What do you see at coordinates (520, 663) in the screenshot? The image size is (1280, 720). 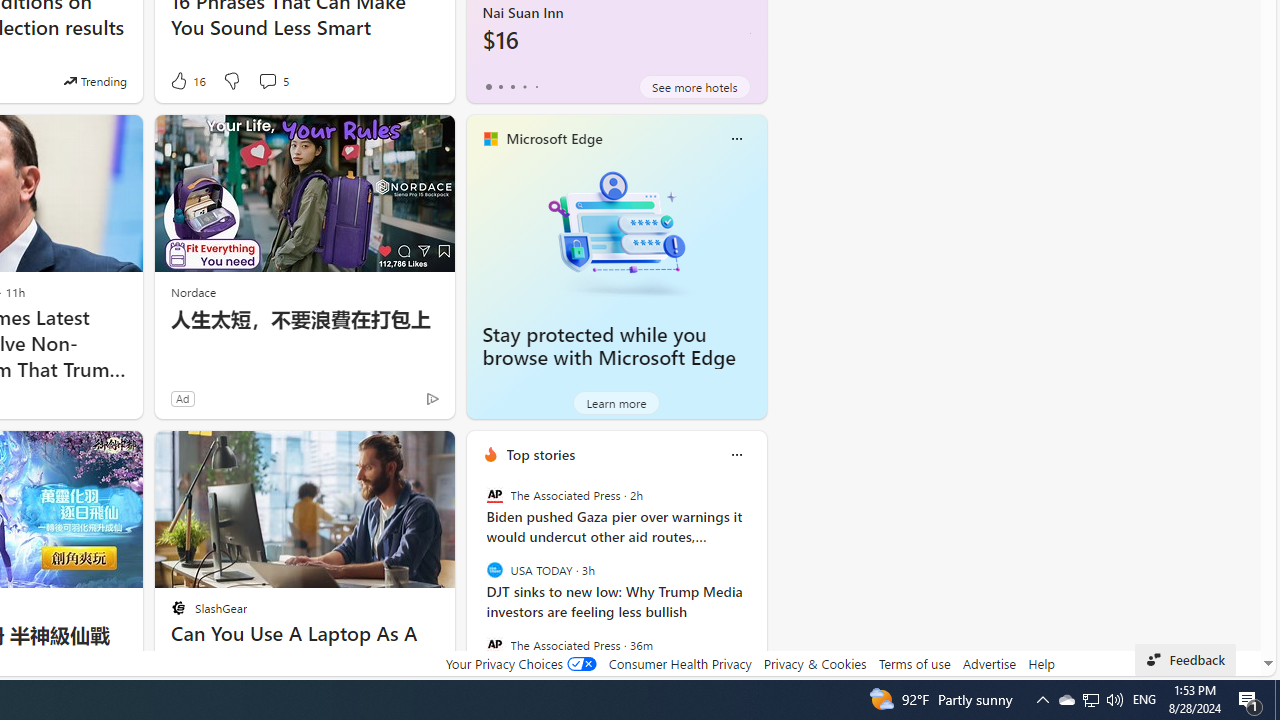 I see `'Your Privacy Choices'` at bounding box center [520, 663].